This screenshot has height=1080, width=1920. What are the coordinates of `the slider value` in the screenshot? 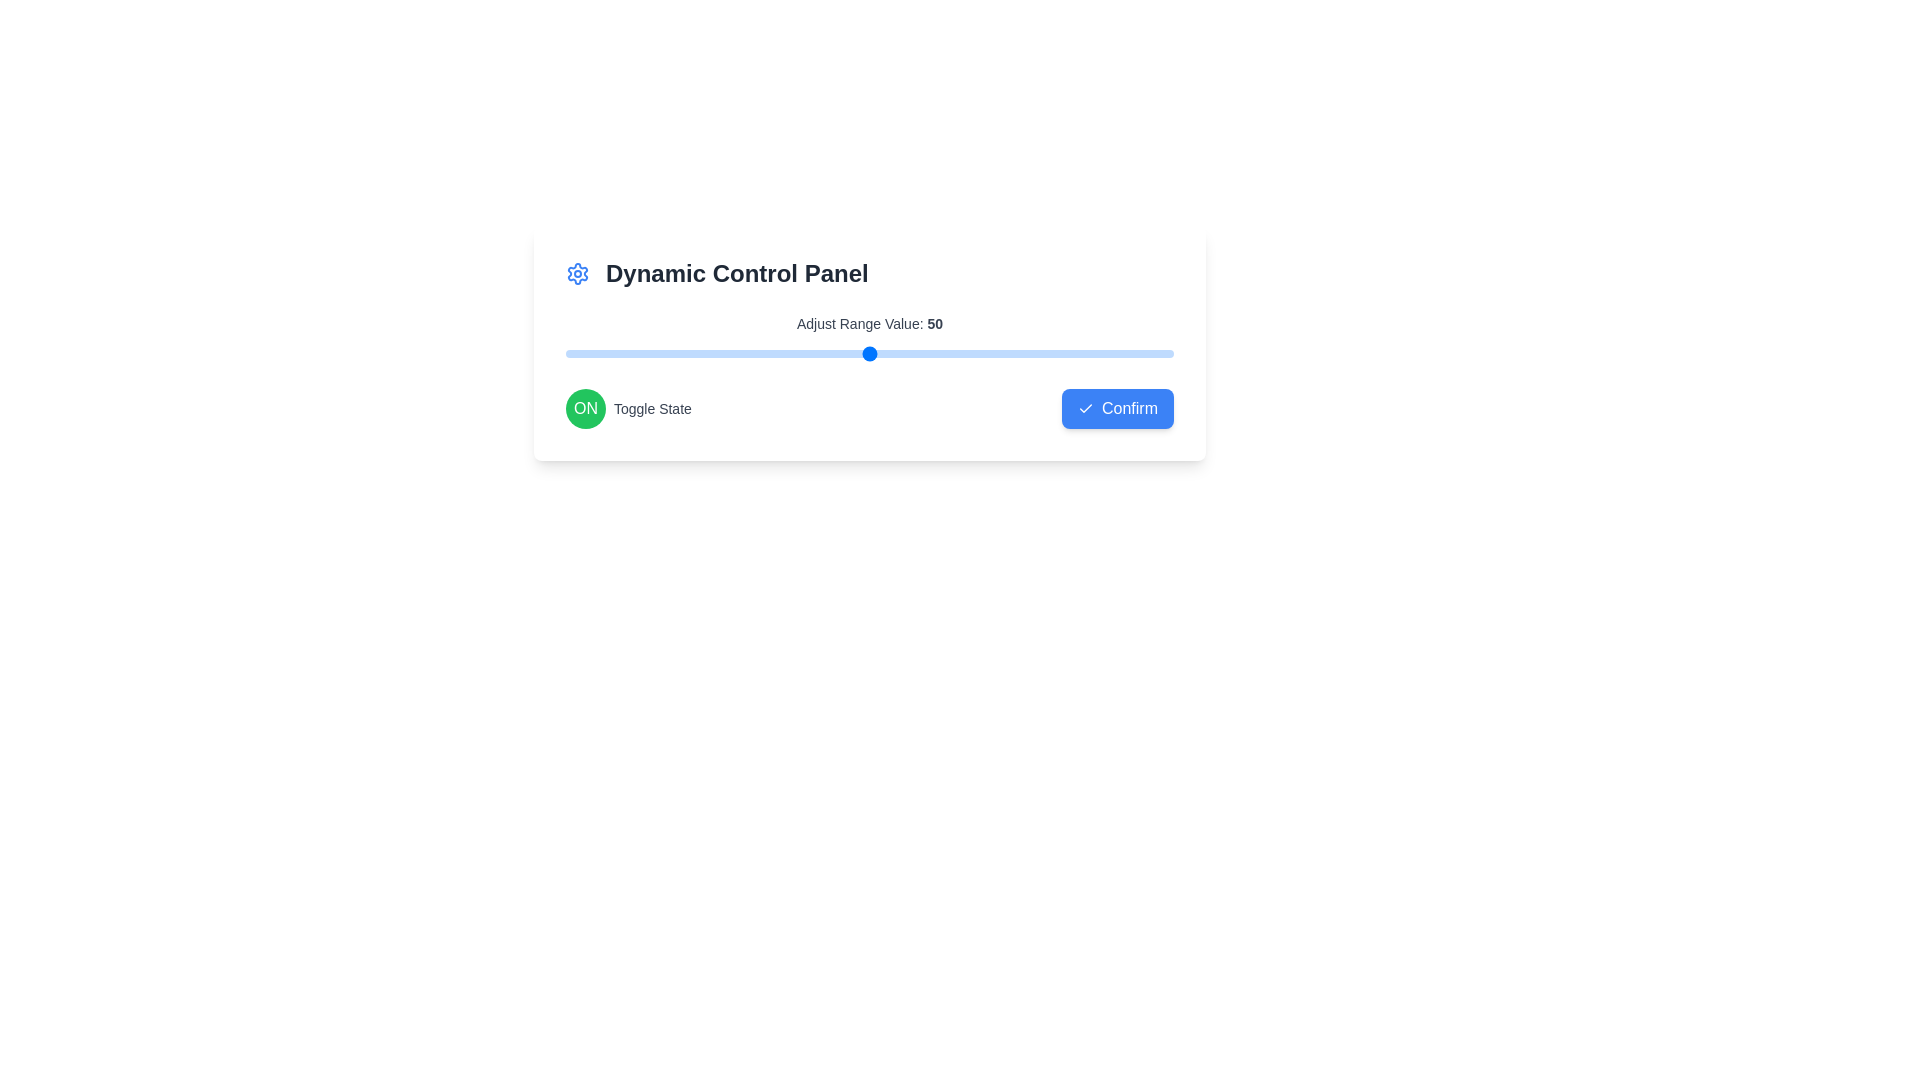 It's located at (699, 353).